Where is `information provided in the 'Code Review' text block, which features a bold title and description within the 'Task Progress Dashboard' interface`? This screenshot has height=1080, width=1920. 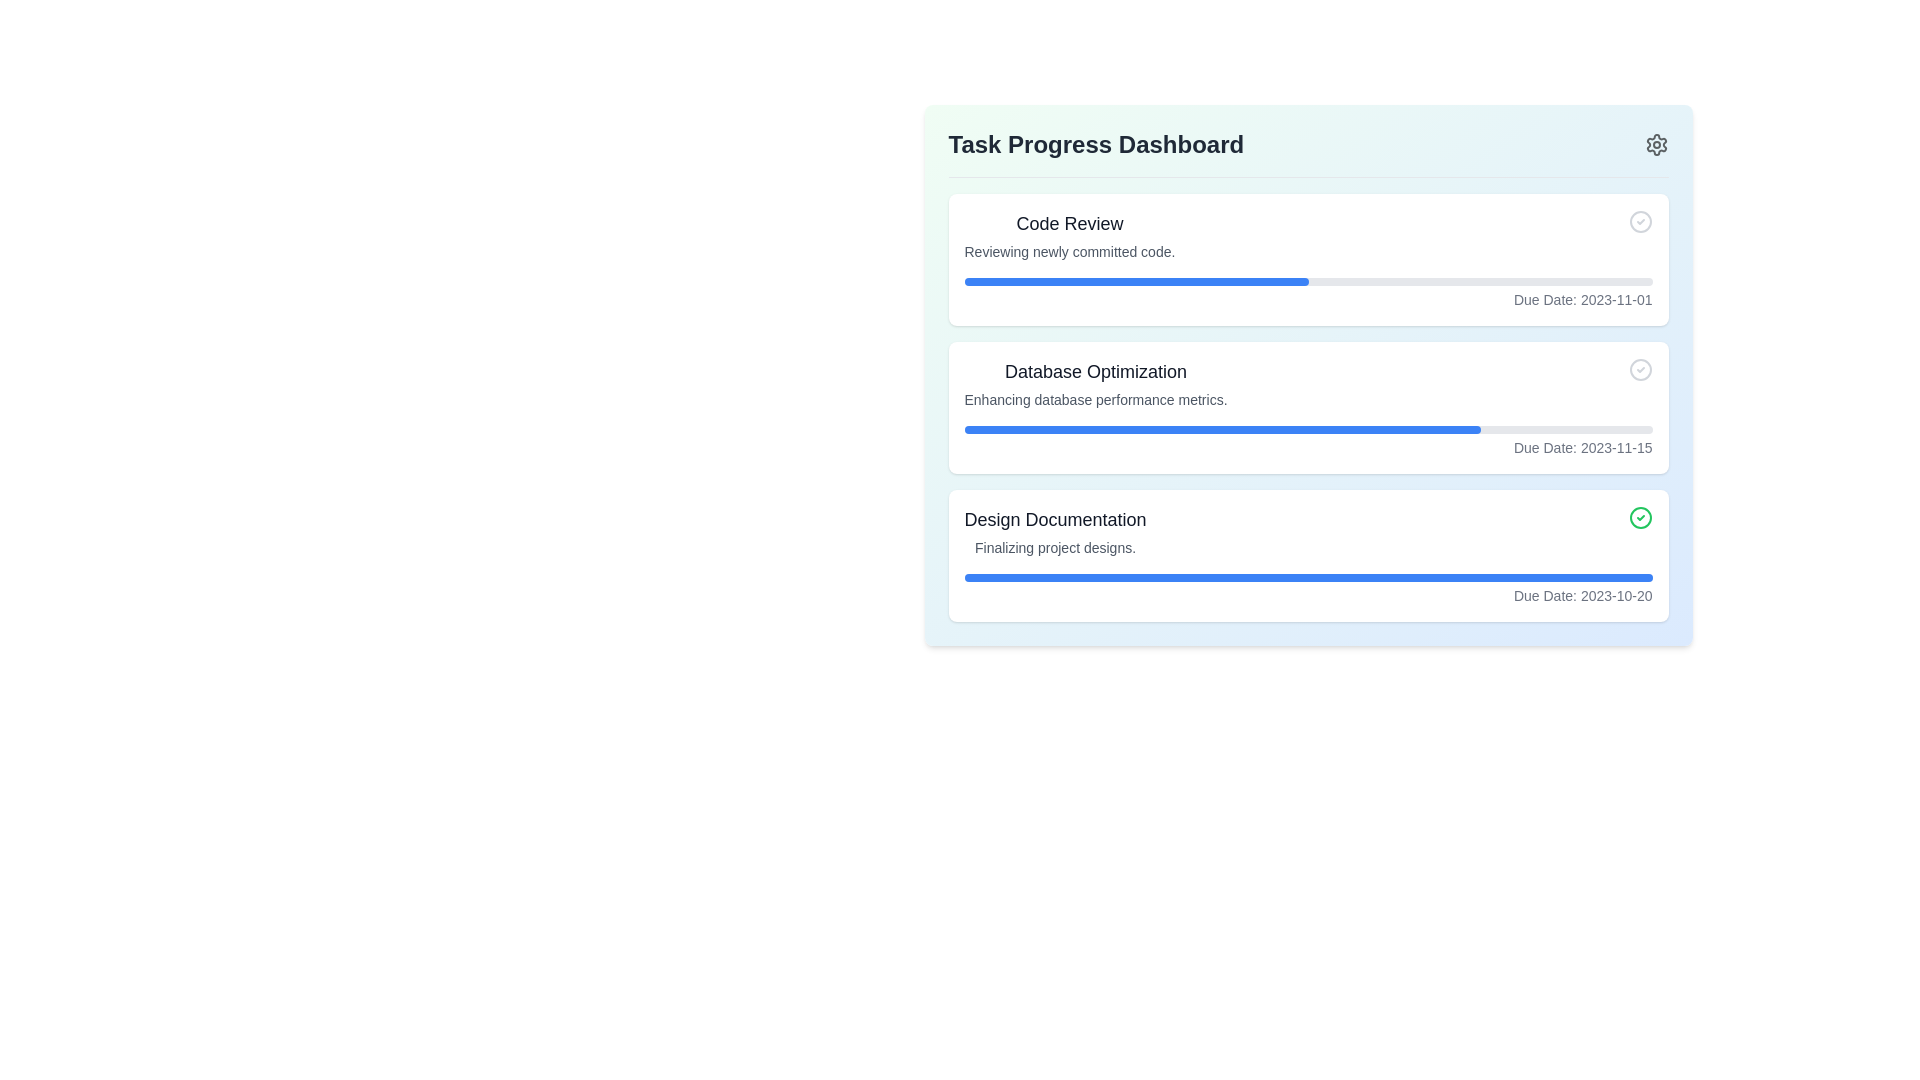
information provided in the 'Code Review' text block, which features a bold title and description within the 'Task Progress Dashboard' interface is located at coordinates (1069, 234).